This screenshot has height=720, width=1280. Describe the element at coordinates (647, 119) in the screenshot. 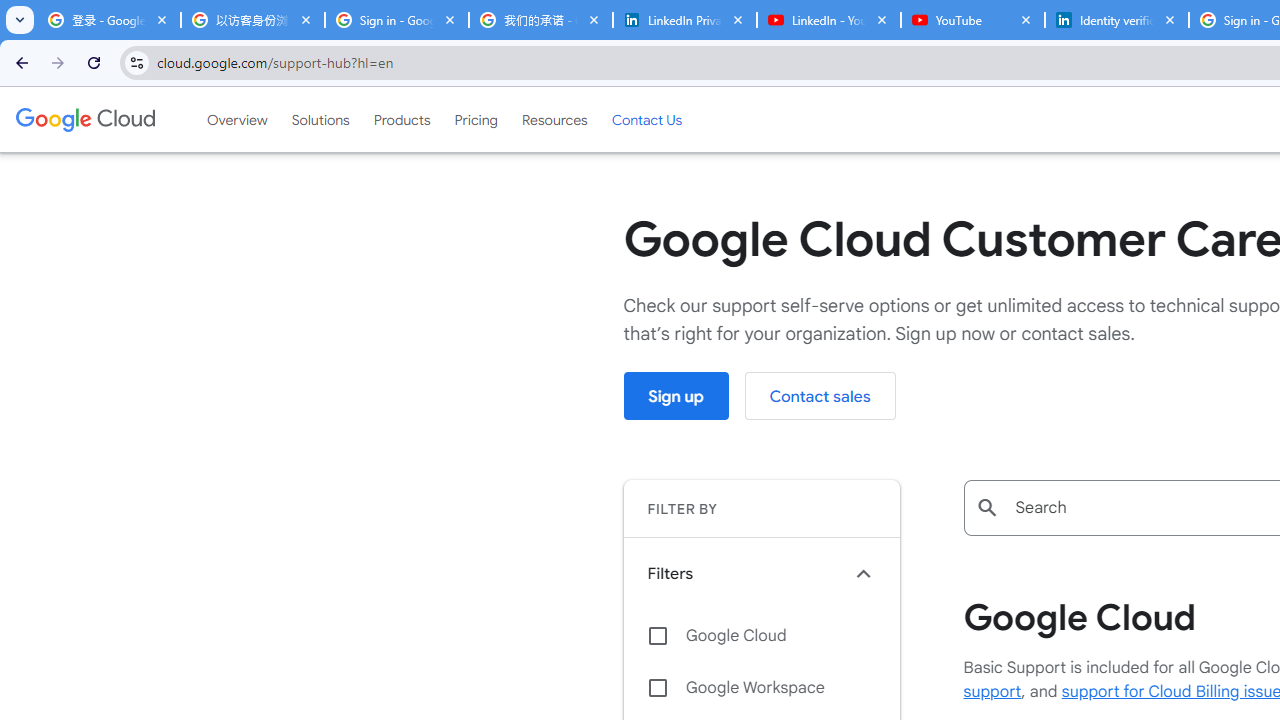

I see `'Contact Us'` at that location.